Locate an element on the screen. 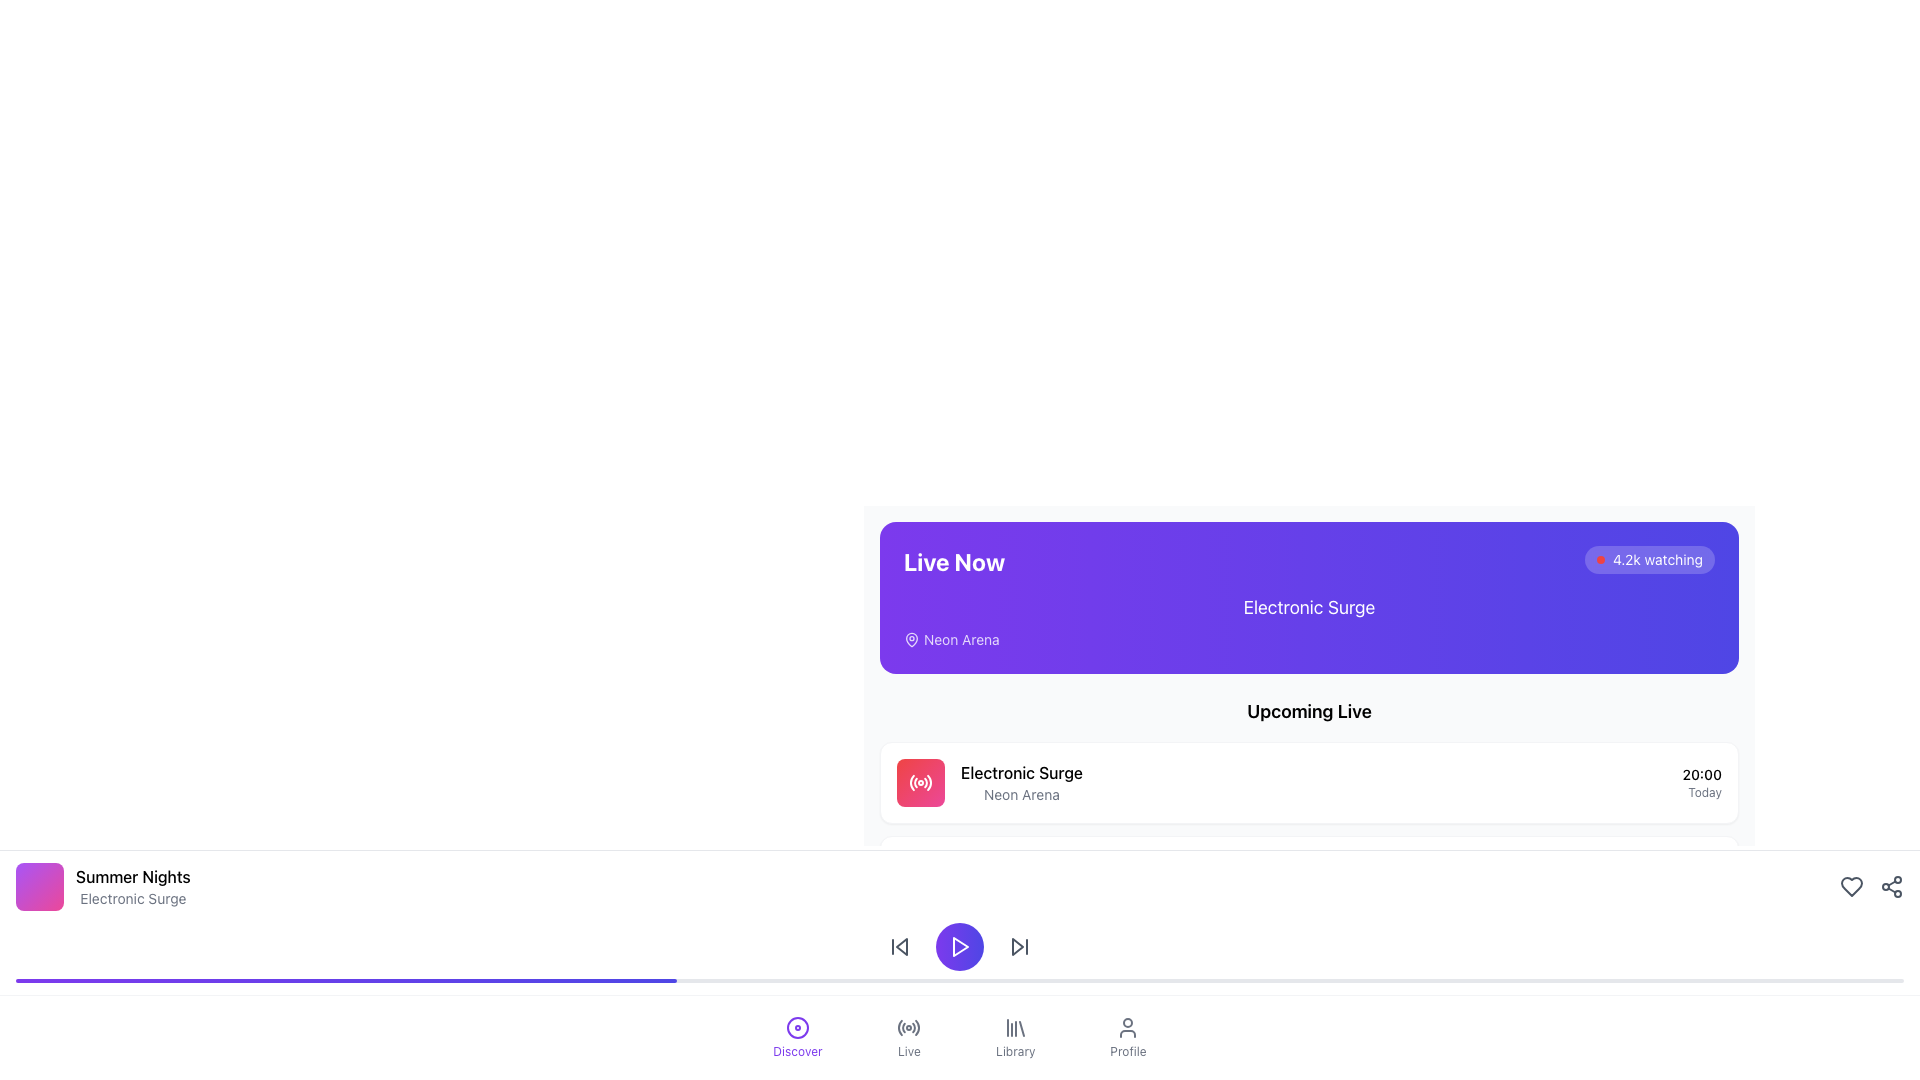 The width and height of the screenshot is (1920, 1080). the left icon on the Event card representing the upcoming event, which is the first card in the 'Upcoming Live' section is located at coordinates (1309, 782).